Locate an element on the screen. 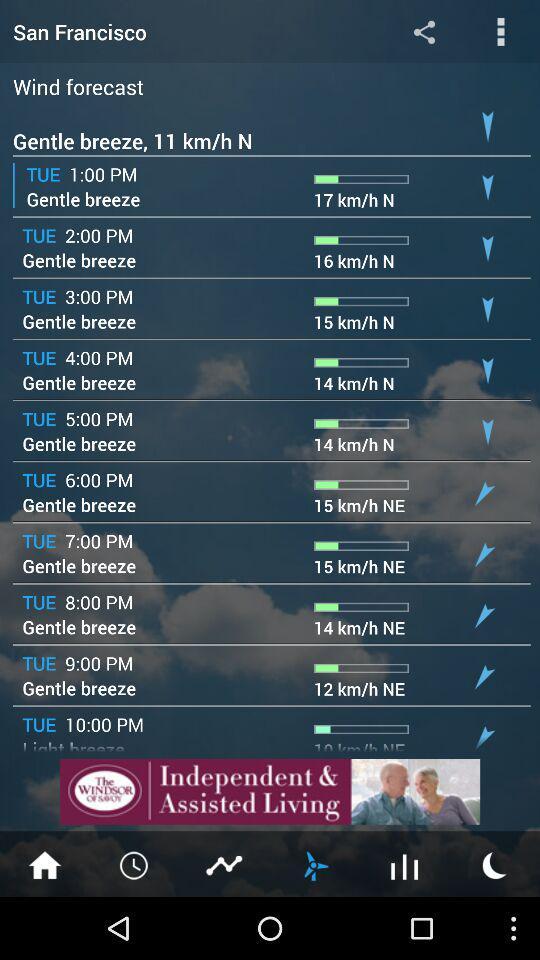 This screenshot has height=960, width=540. open options is located at coordinates (500, 30).